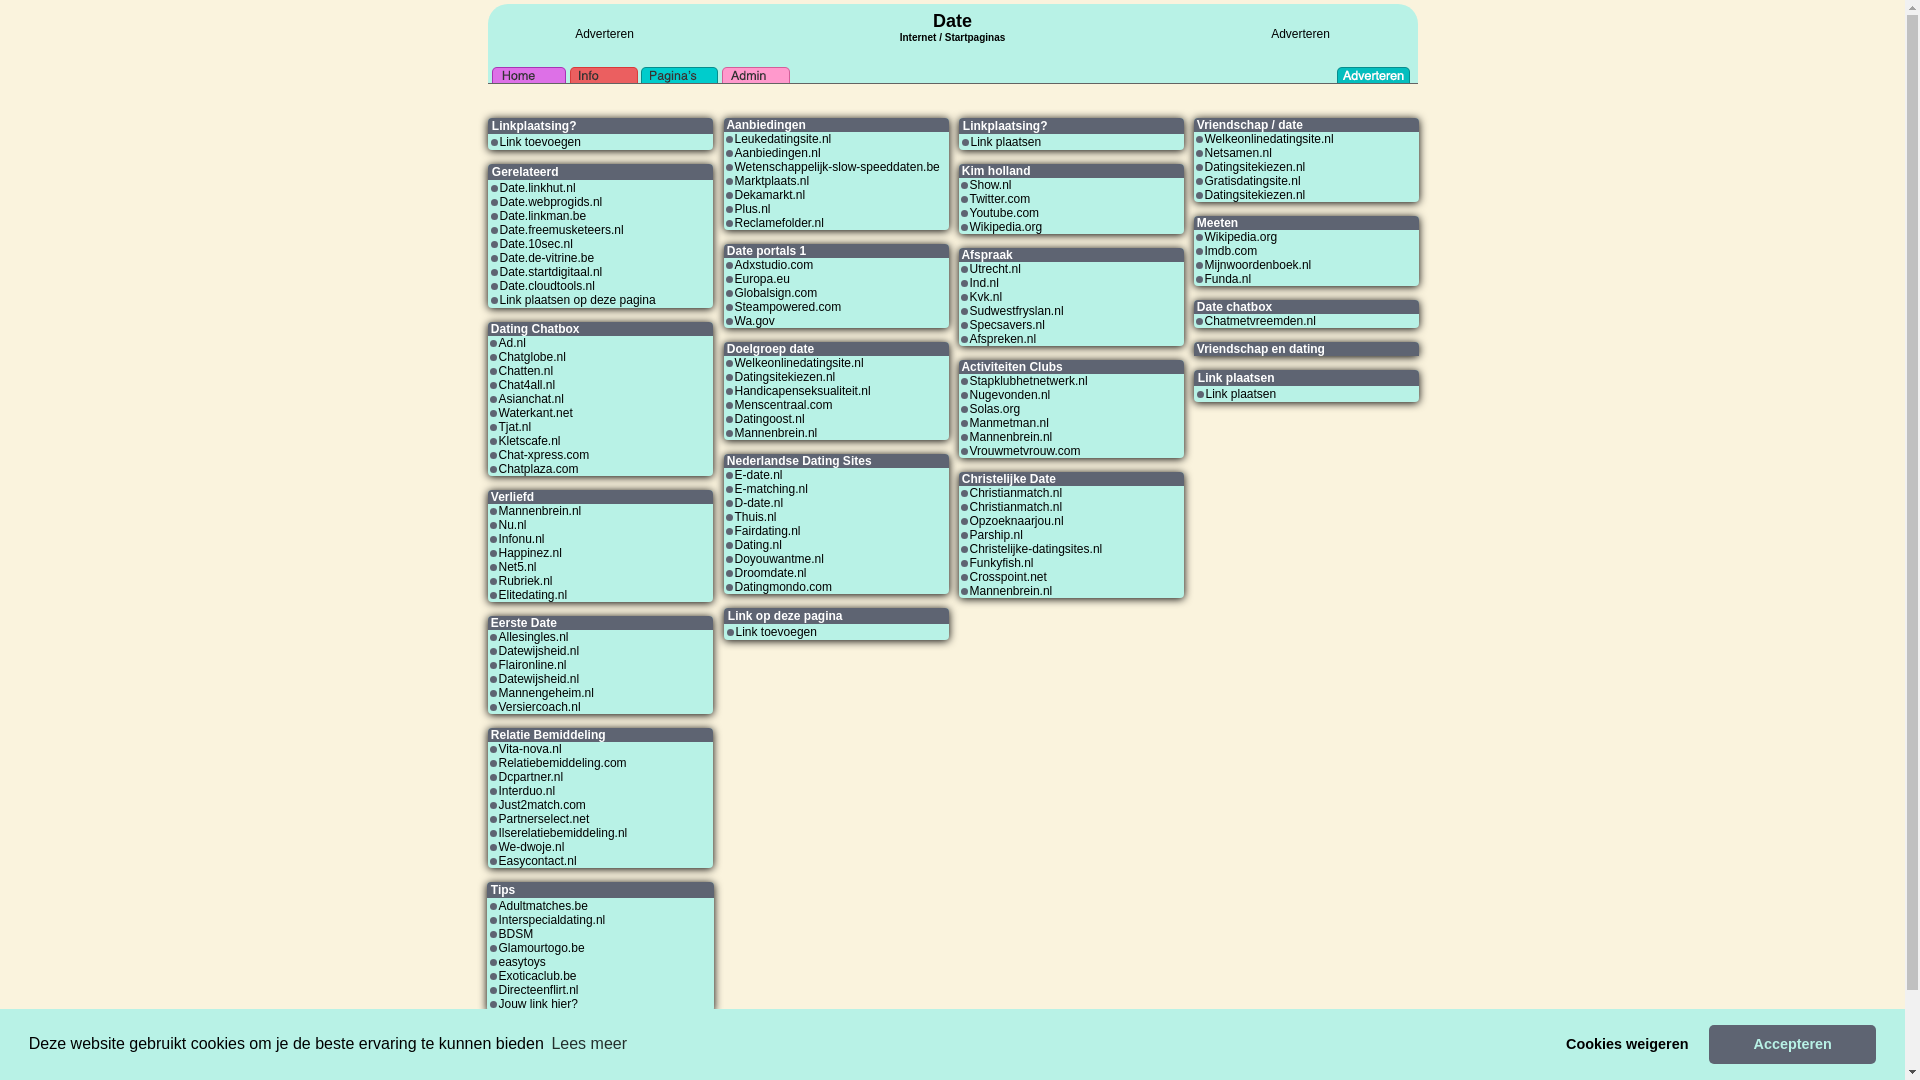  I want to click on 'Wa.gov', so click(752, 319).